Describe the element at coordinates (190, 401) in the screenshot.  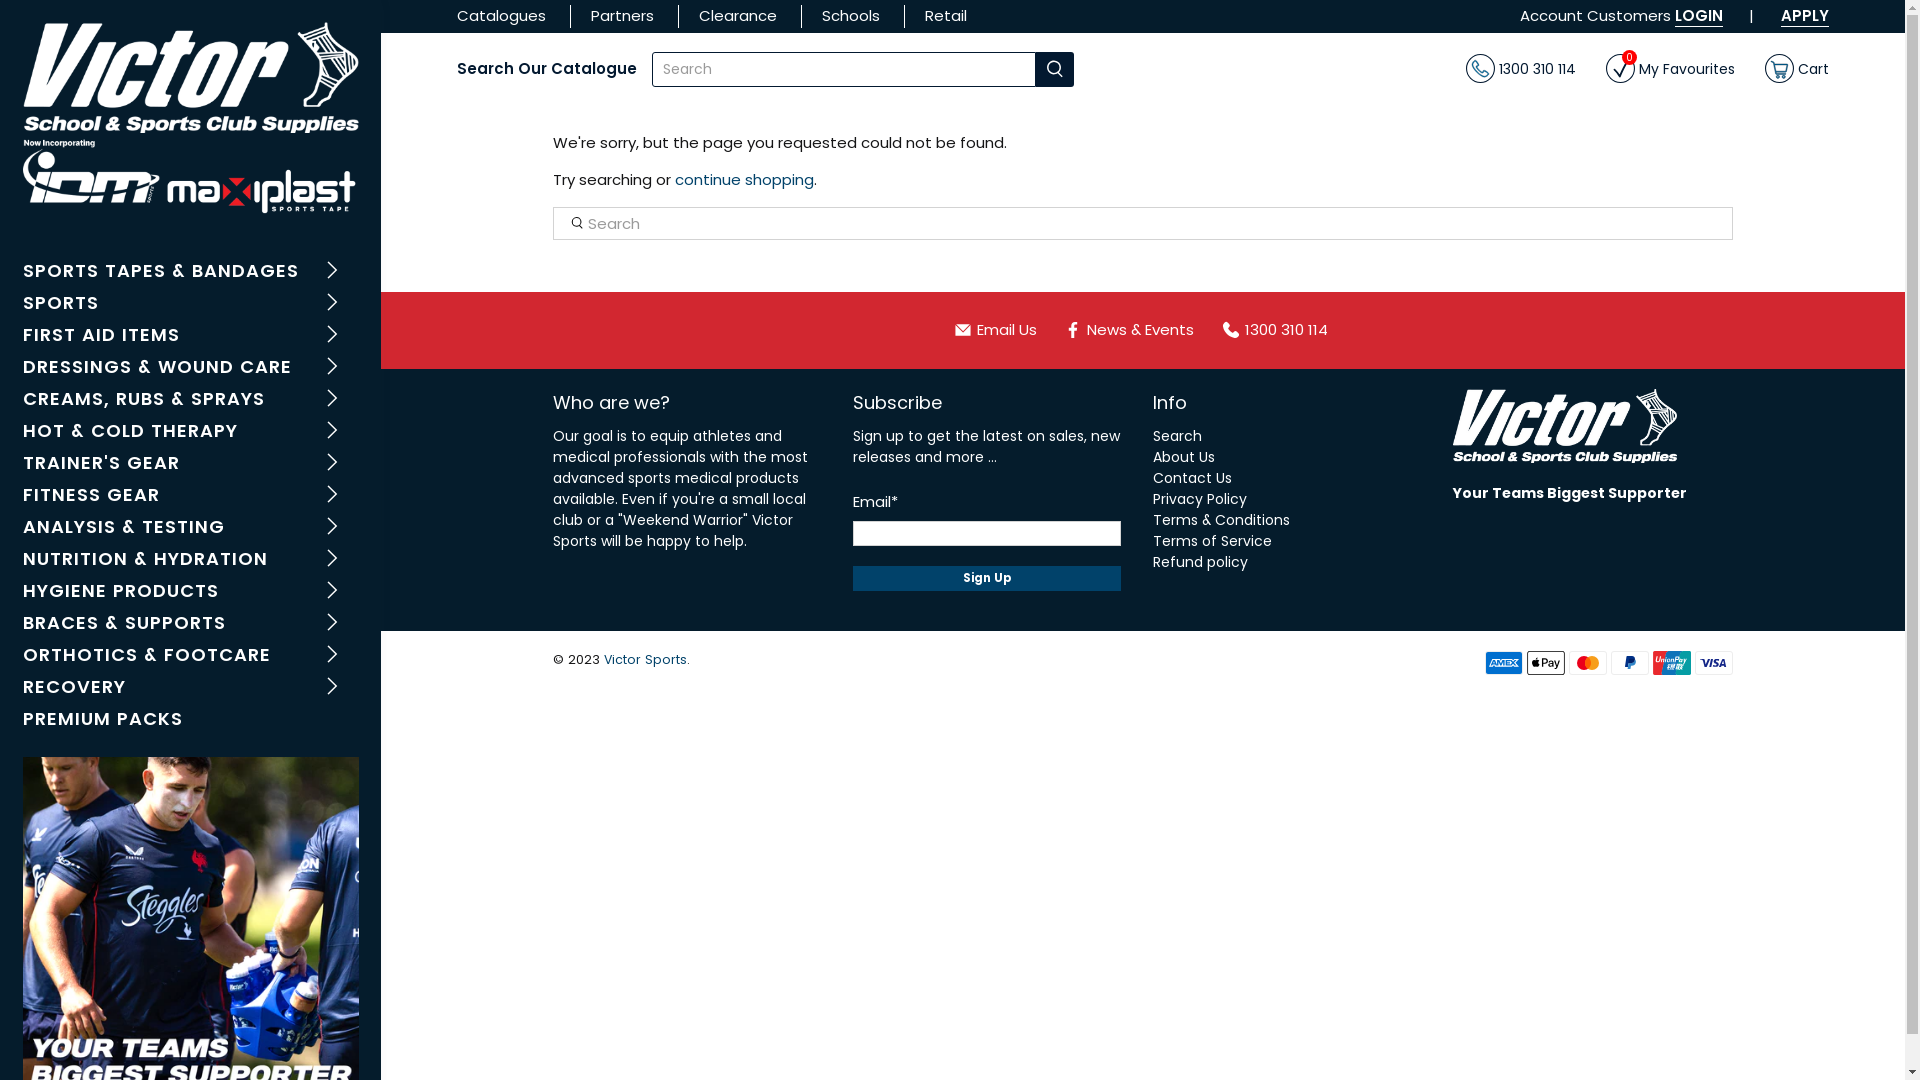
I see `'CREAMS, RUBS & SPRAYS'` at that location.